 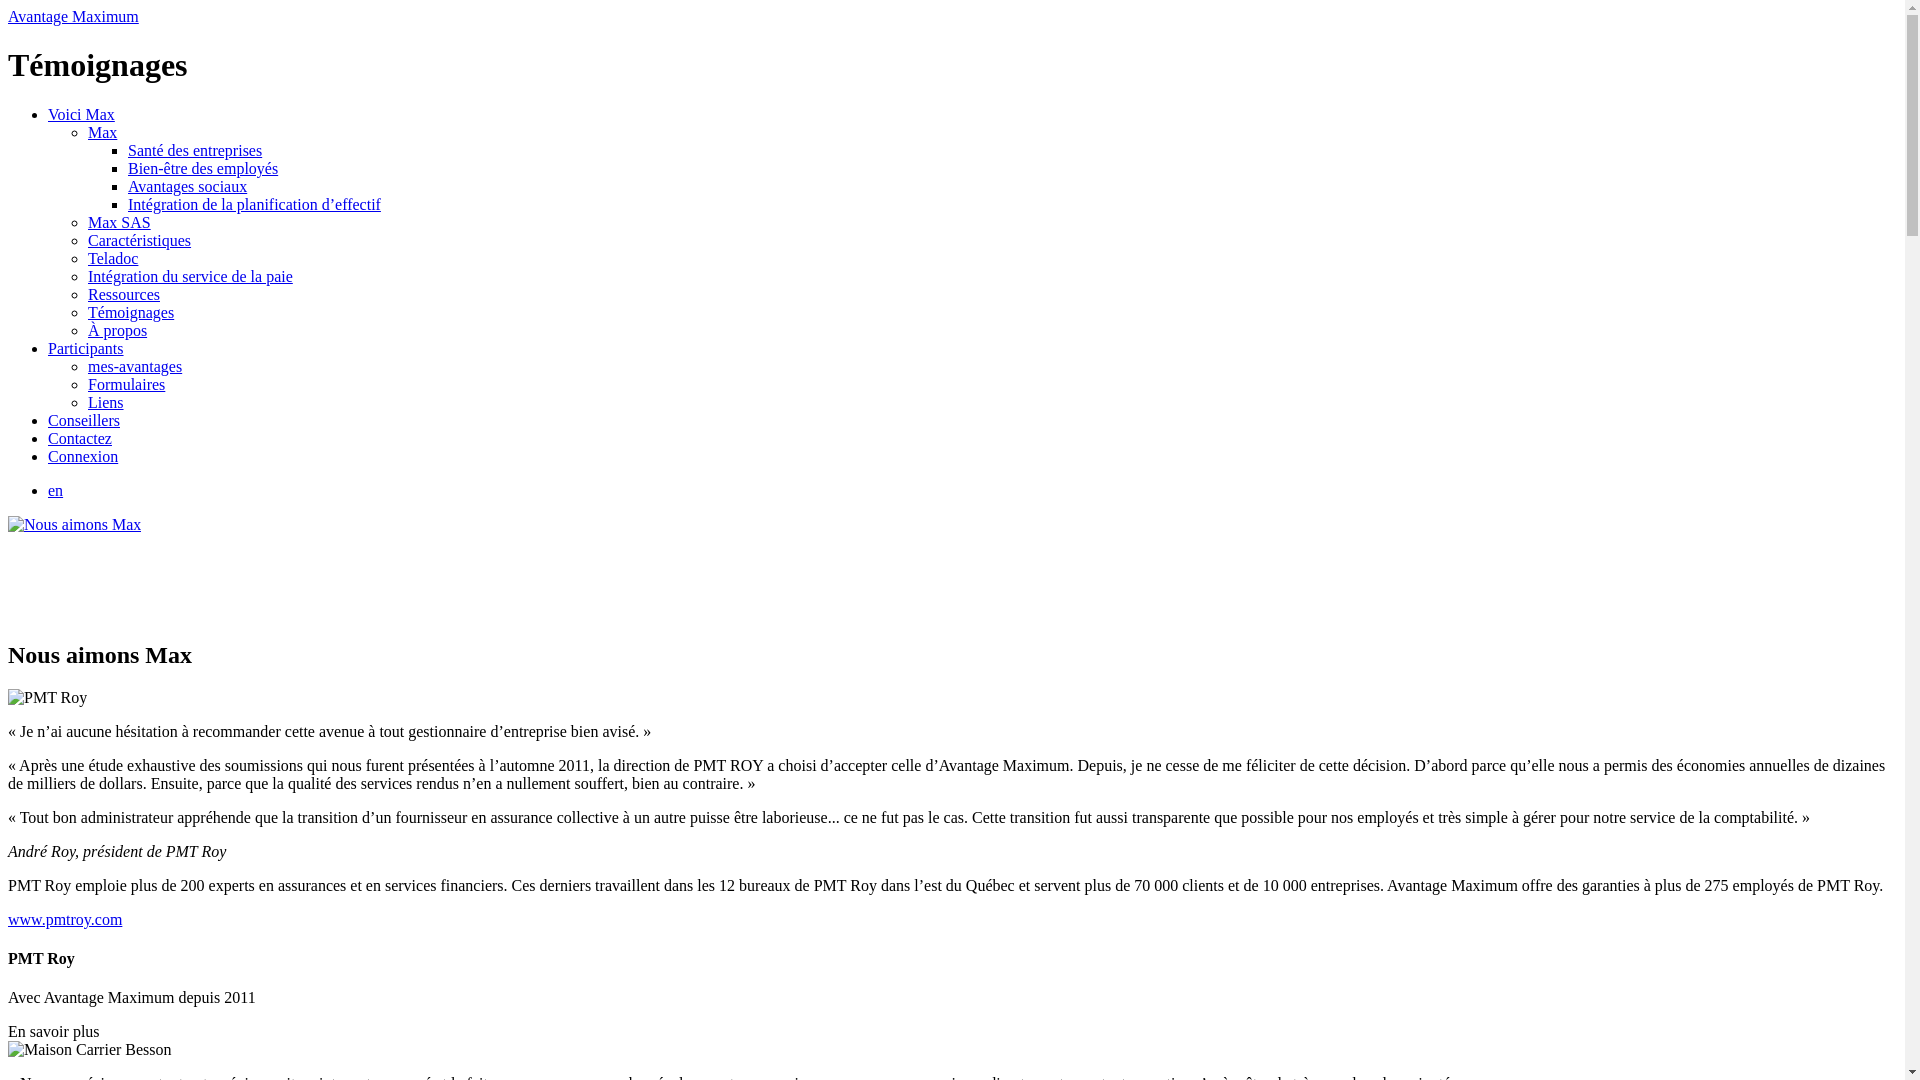 I want to click on 'Voici Max', so click(x=48, y=114).